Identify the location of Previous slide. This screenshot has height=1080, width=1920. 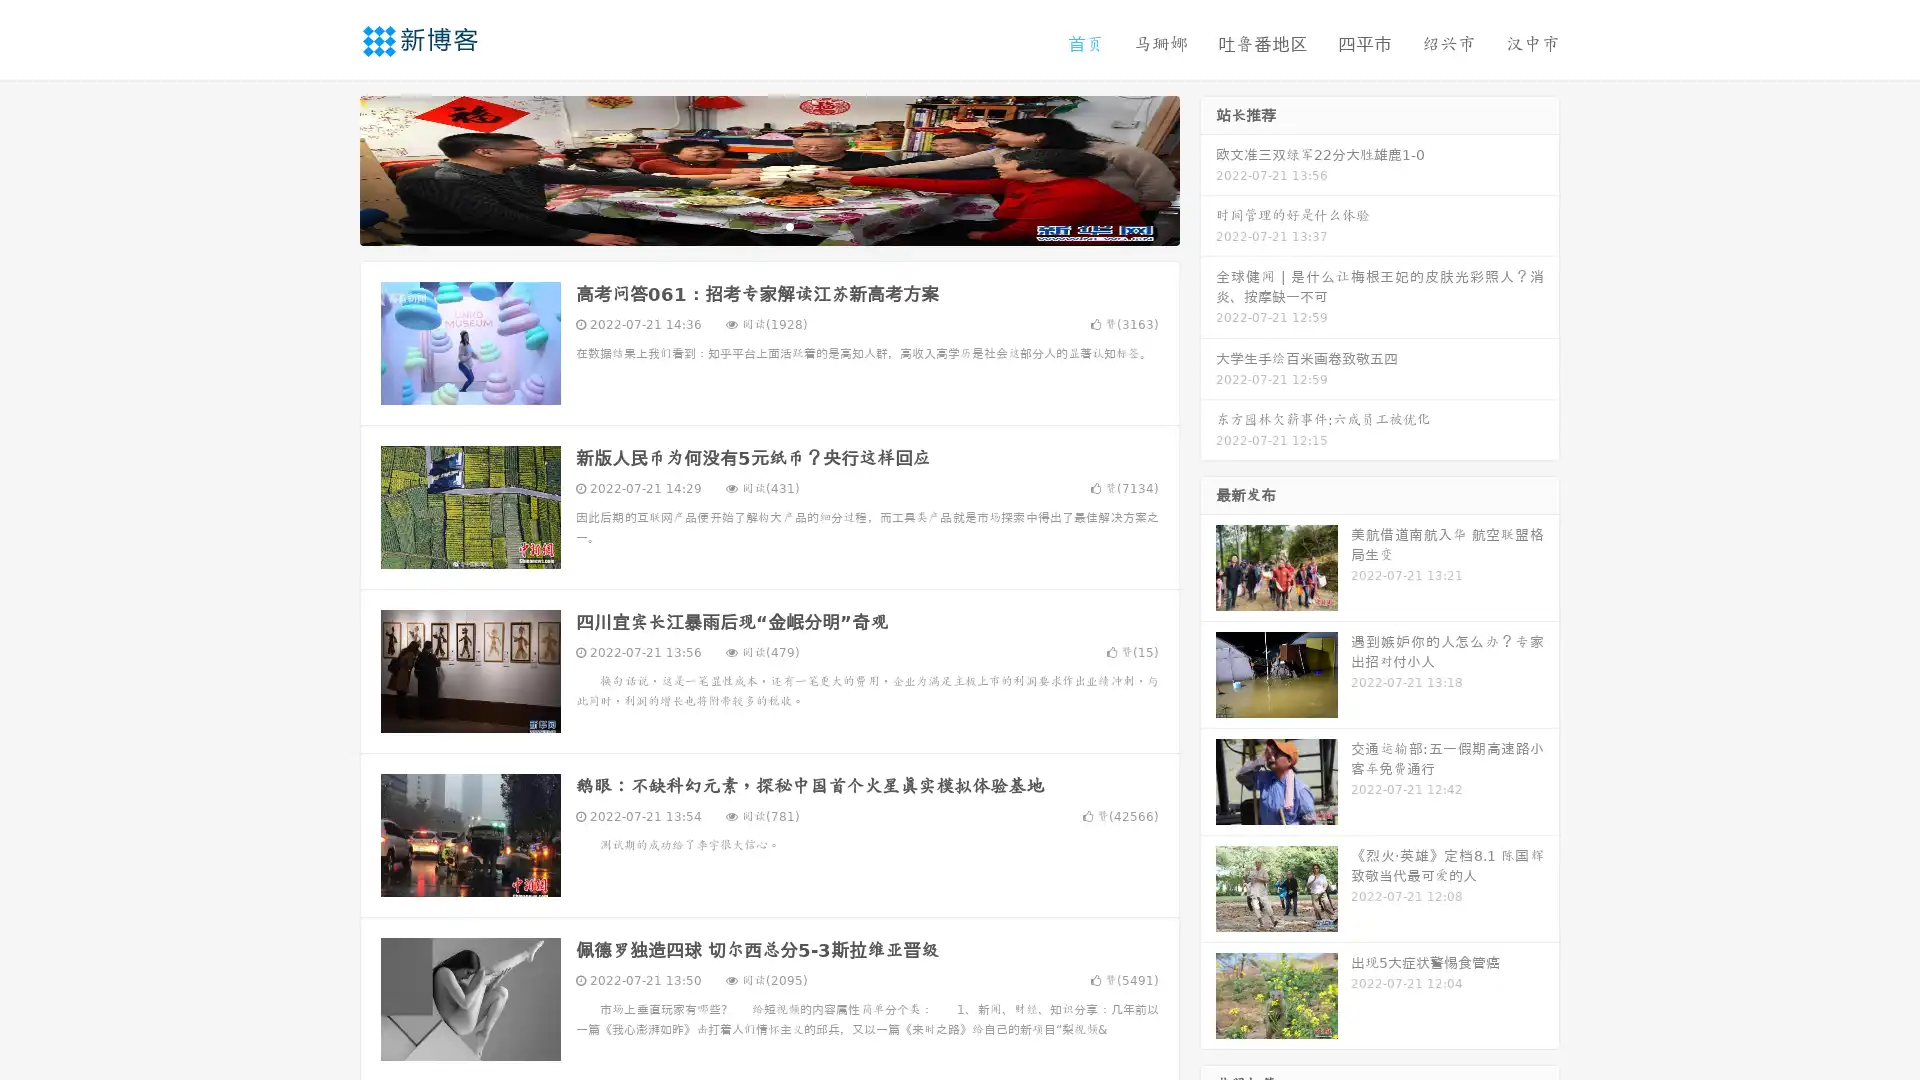
(330, 168).